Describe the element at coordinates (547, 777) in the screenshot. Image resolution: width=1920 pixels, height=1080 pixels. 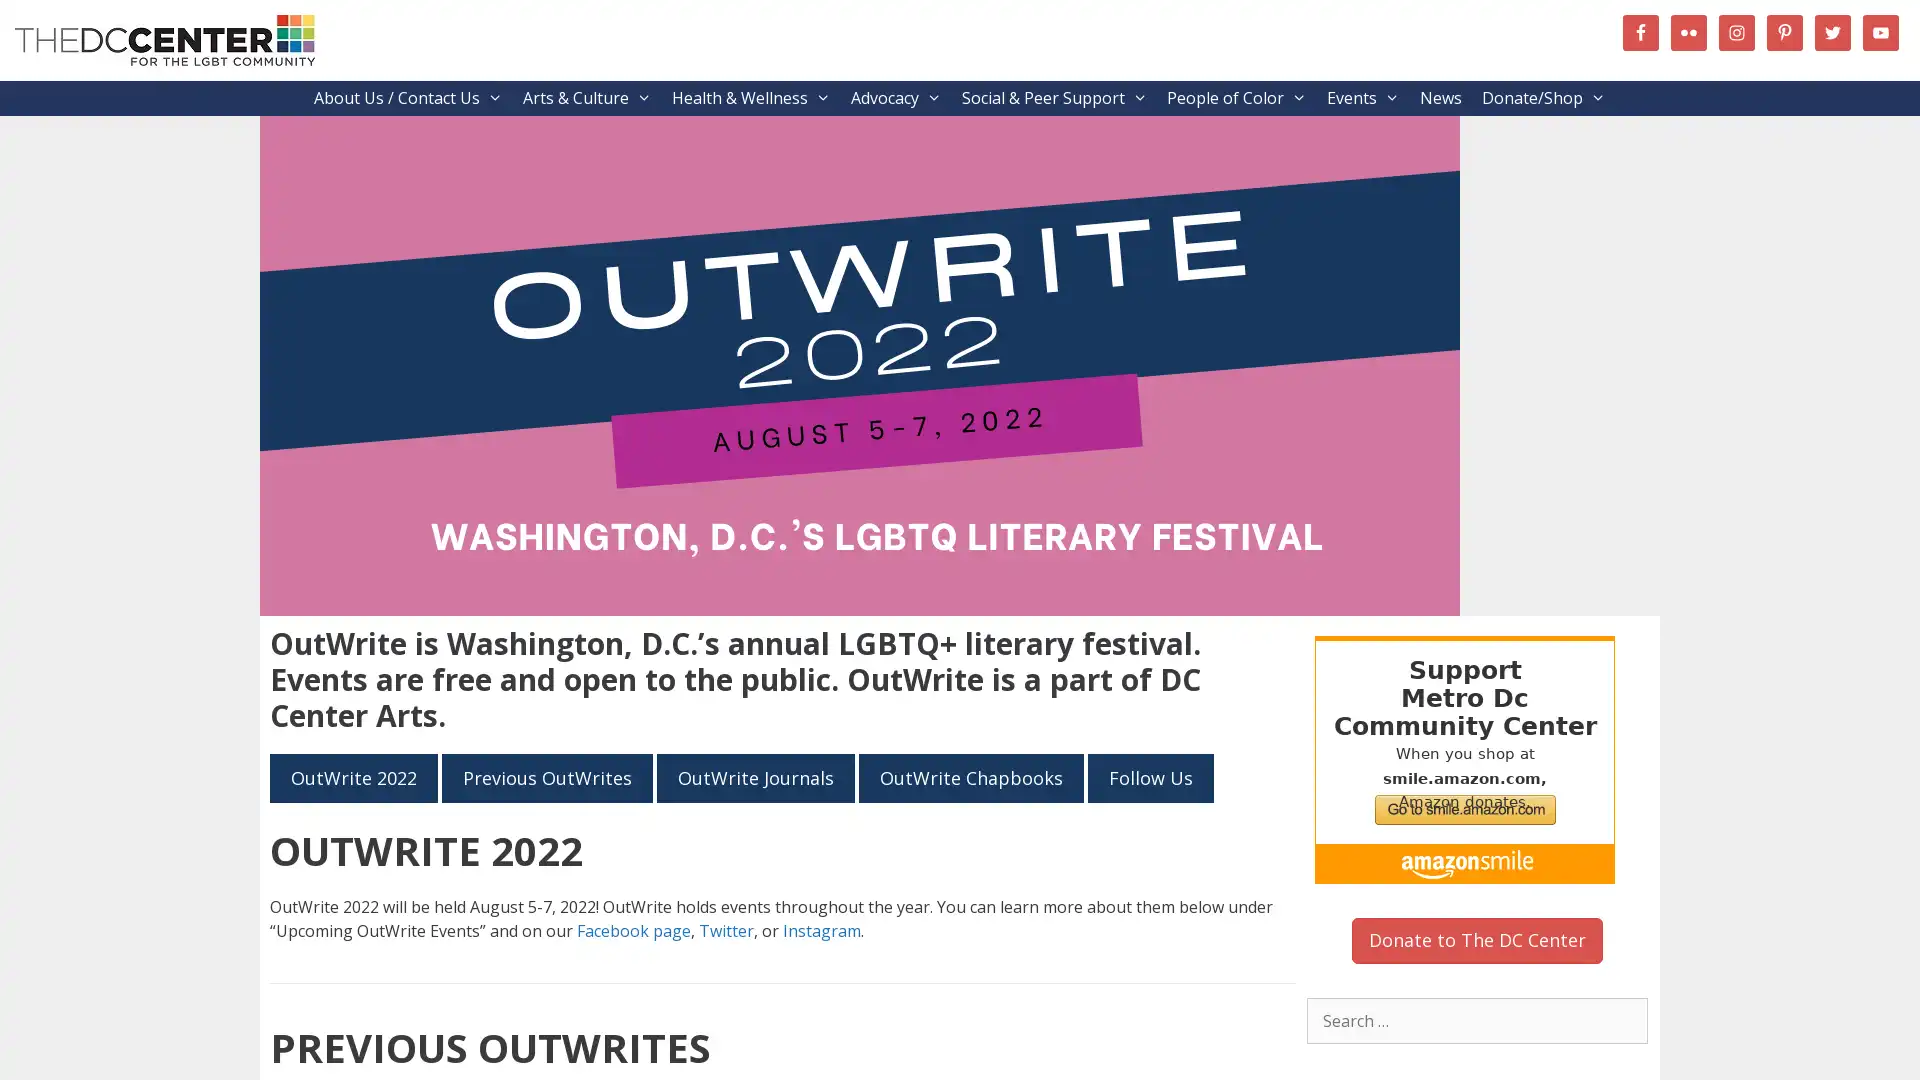
I see `Previous OutWrites` at that location.